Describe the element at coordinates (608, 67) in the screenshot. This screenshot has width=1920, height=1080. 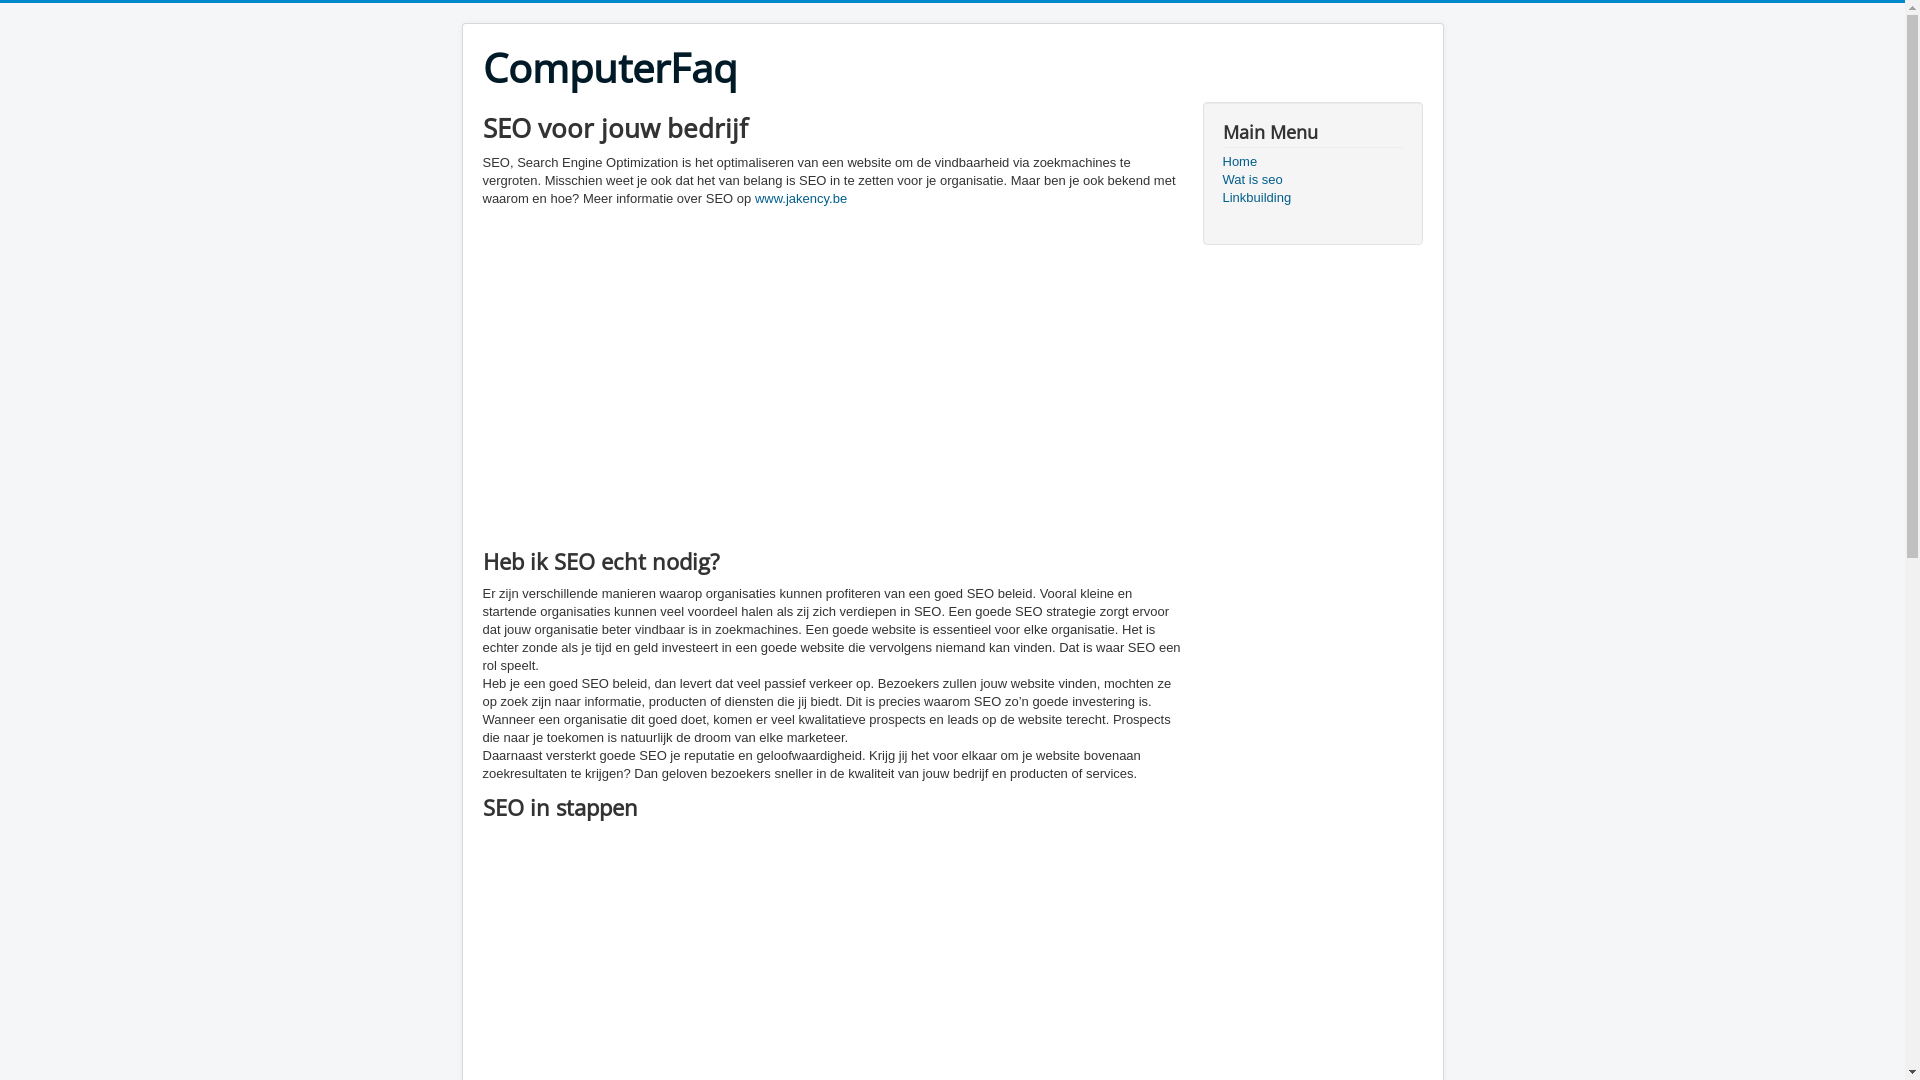
I see `'ComputerFaq'` at that location.